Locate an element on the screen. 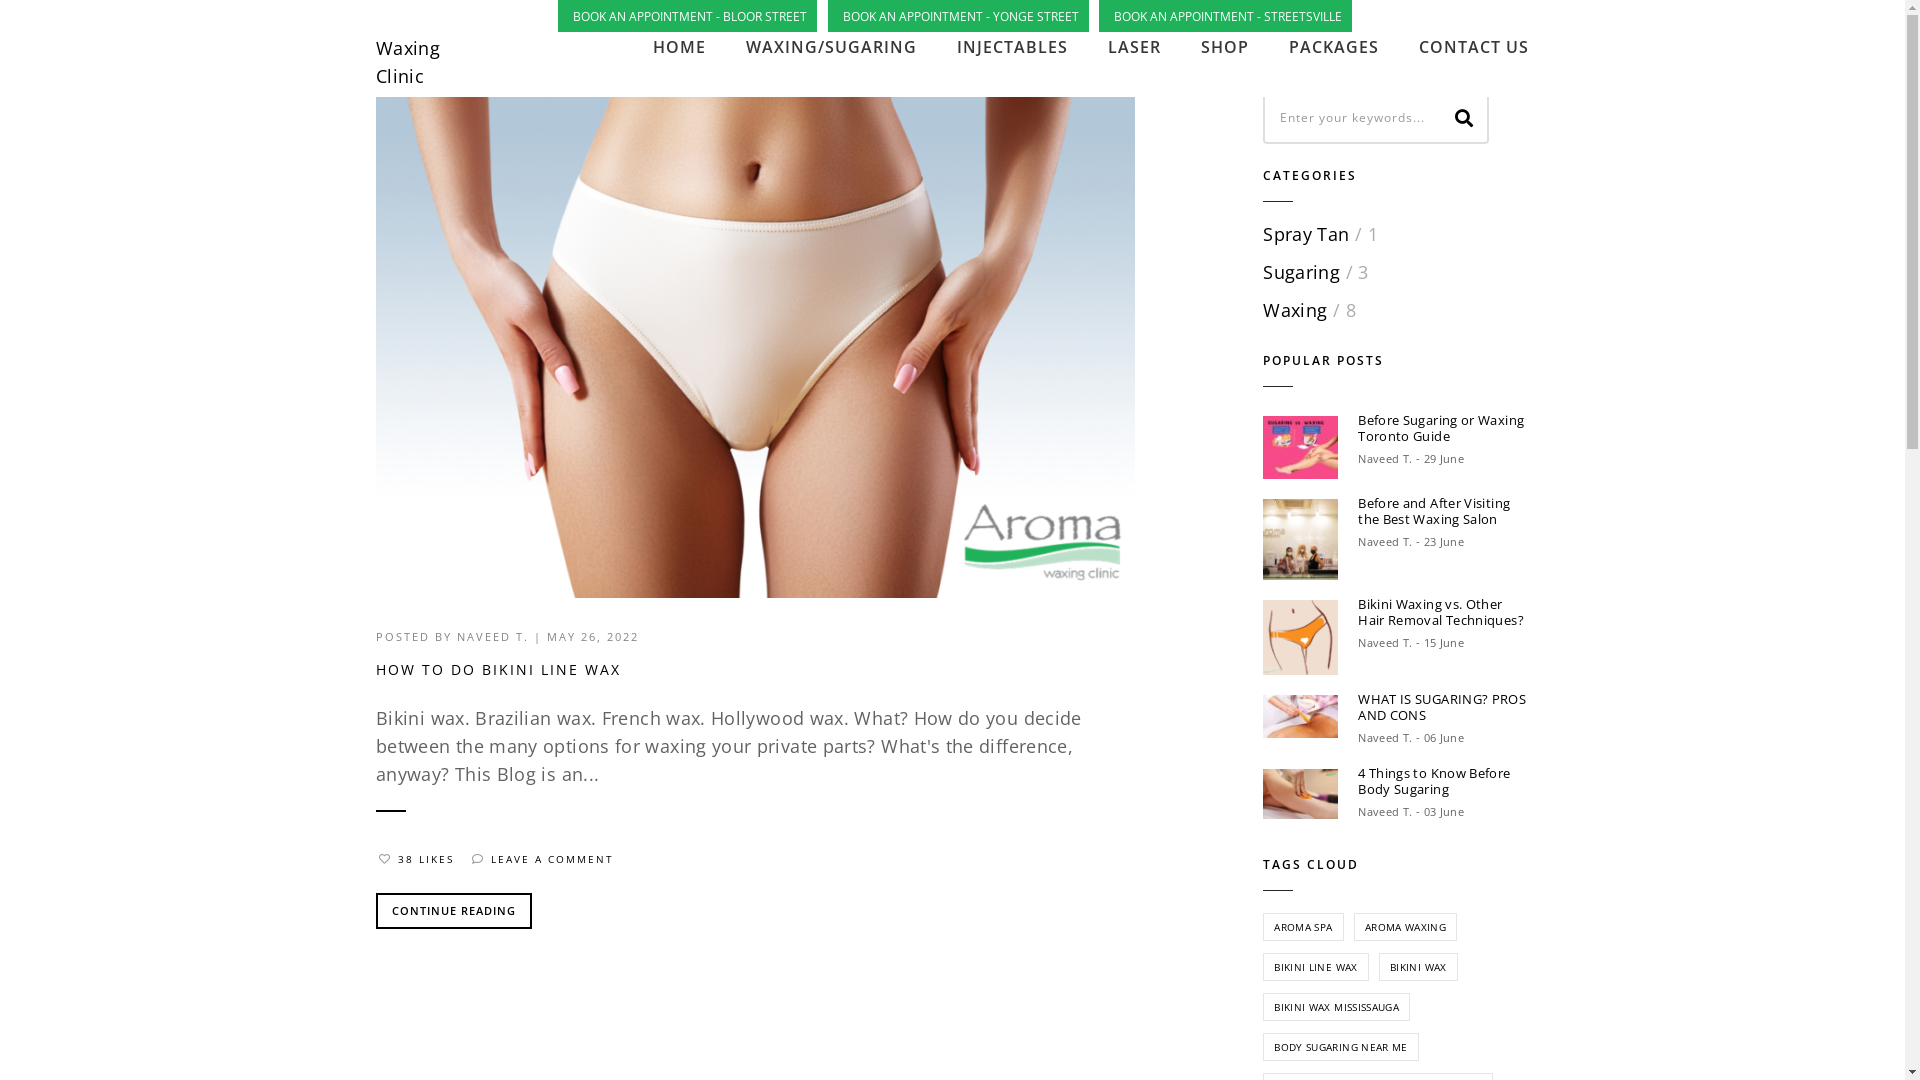  'LEAVE A COMMENT' is located at coordinates (541, 858).